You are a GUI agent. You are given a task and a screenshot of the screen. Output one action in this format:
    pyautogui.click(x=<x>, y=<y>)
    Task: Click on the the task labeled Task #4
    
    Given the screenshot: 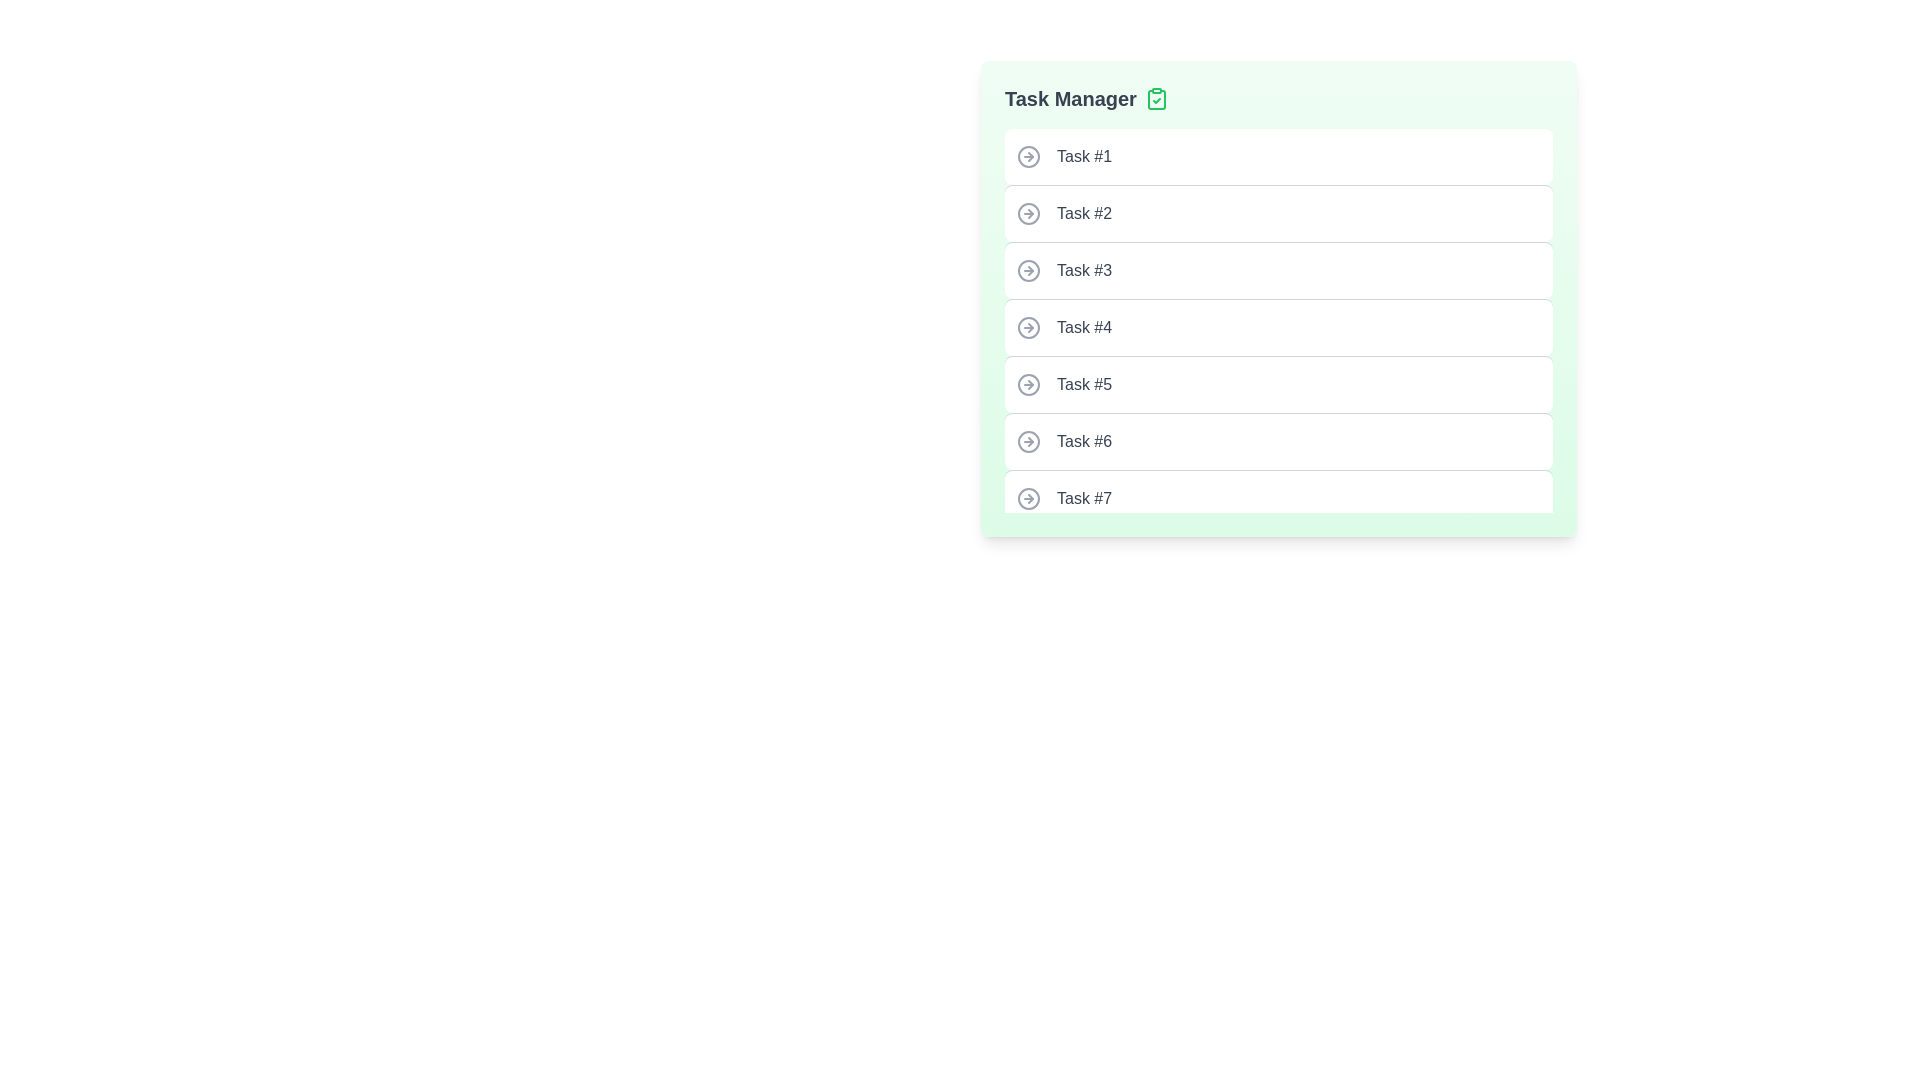 What is the action you would take?
    pyautogui.click(x=1277, y=326)
    